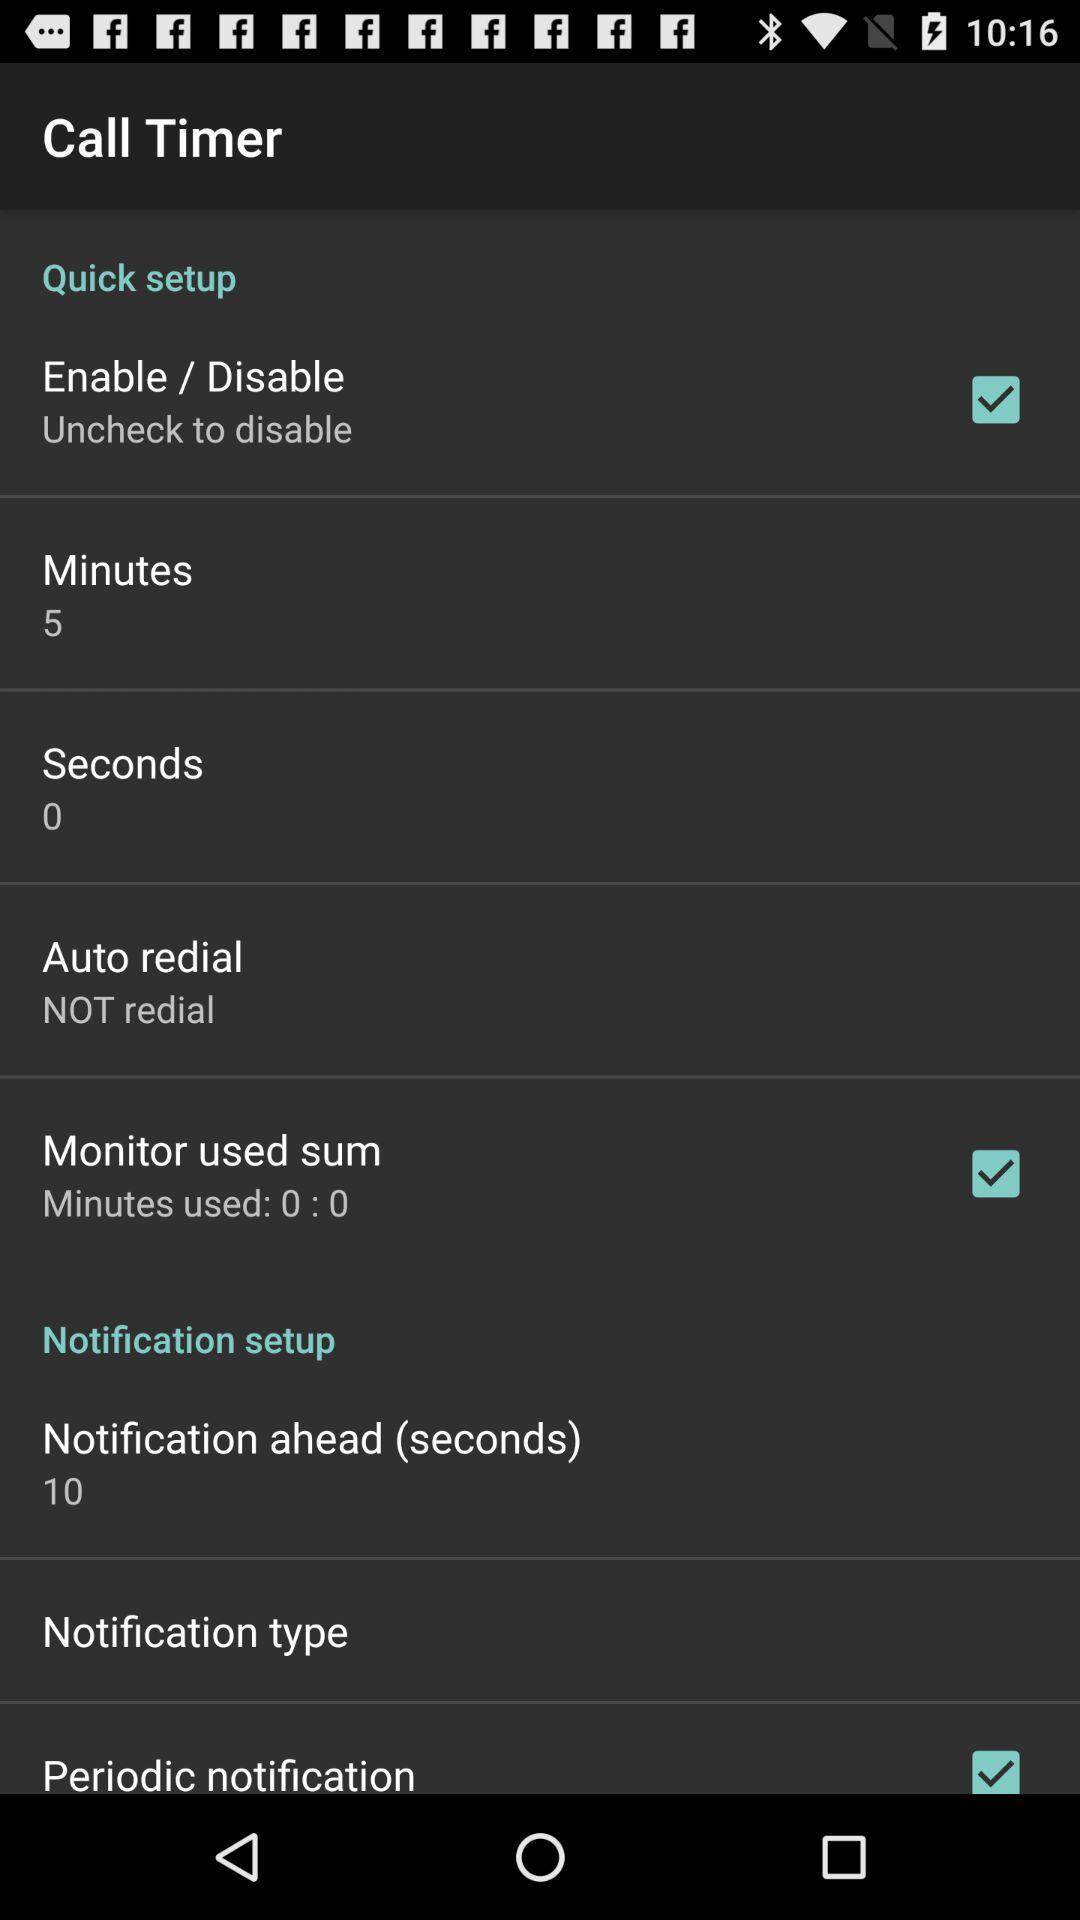 The width and height of the screenshot is (1080, 1920). What do you see at coordinates (141, 954) in the screenshot?
I see `app above not redial` at bounding box center [141, 954].